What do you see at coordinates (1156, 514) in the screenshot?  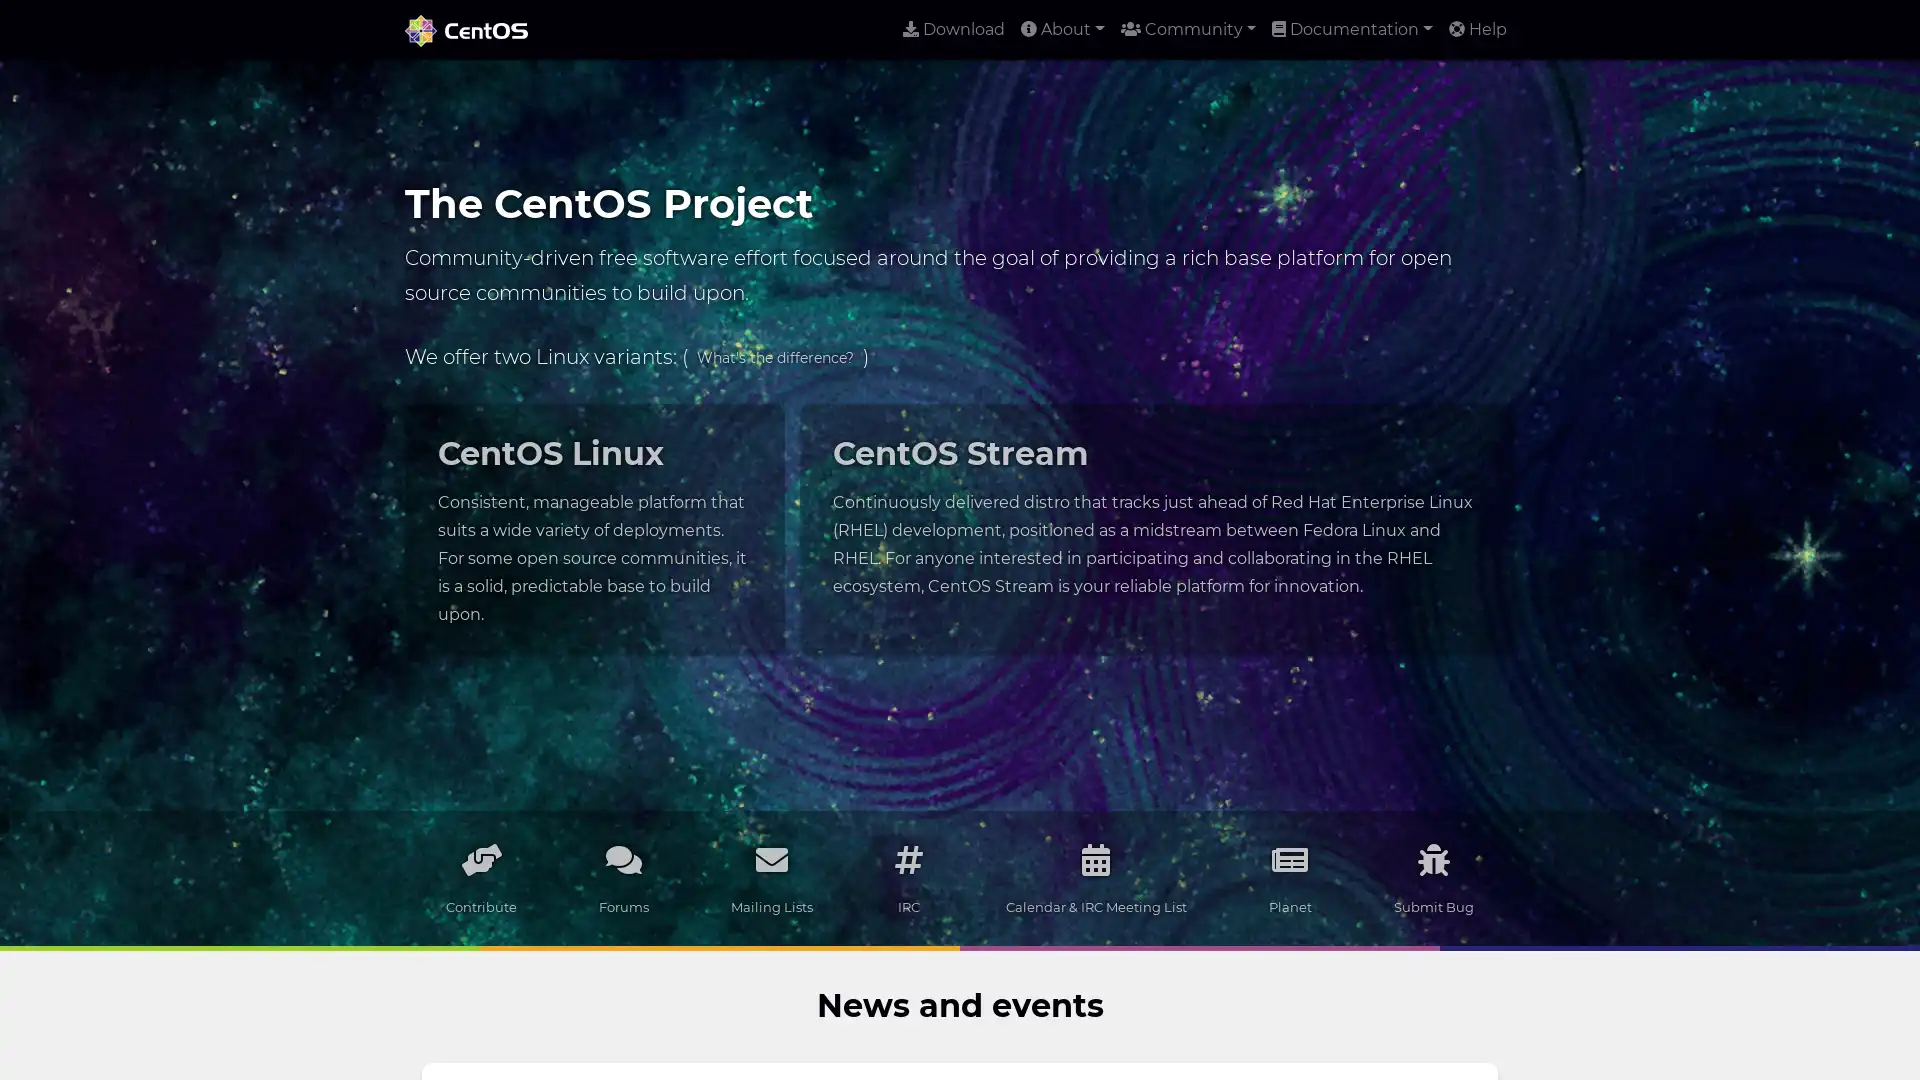 I see `CentOS Stream Continuously delivered distro that tracks just ahead of Red Hat Enterprise Linux (RHEL) development, positioned as a midstream between Fedora Linux and RHEL. For anyone interested in participating and collaborating in the RHEL ecosystem, CentOS Stream is your reliable platform for innovation.` at bounding box center [1156, 514].